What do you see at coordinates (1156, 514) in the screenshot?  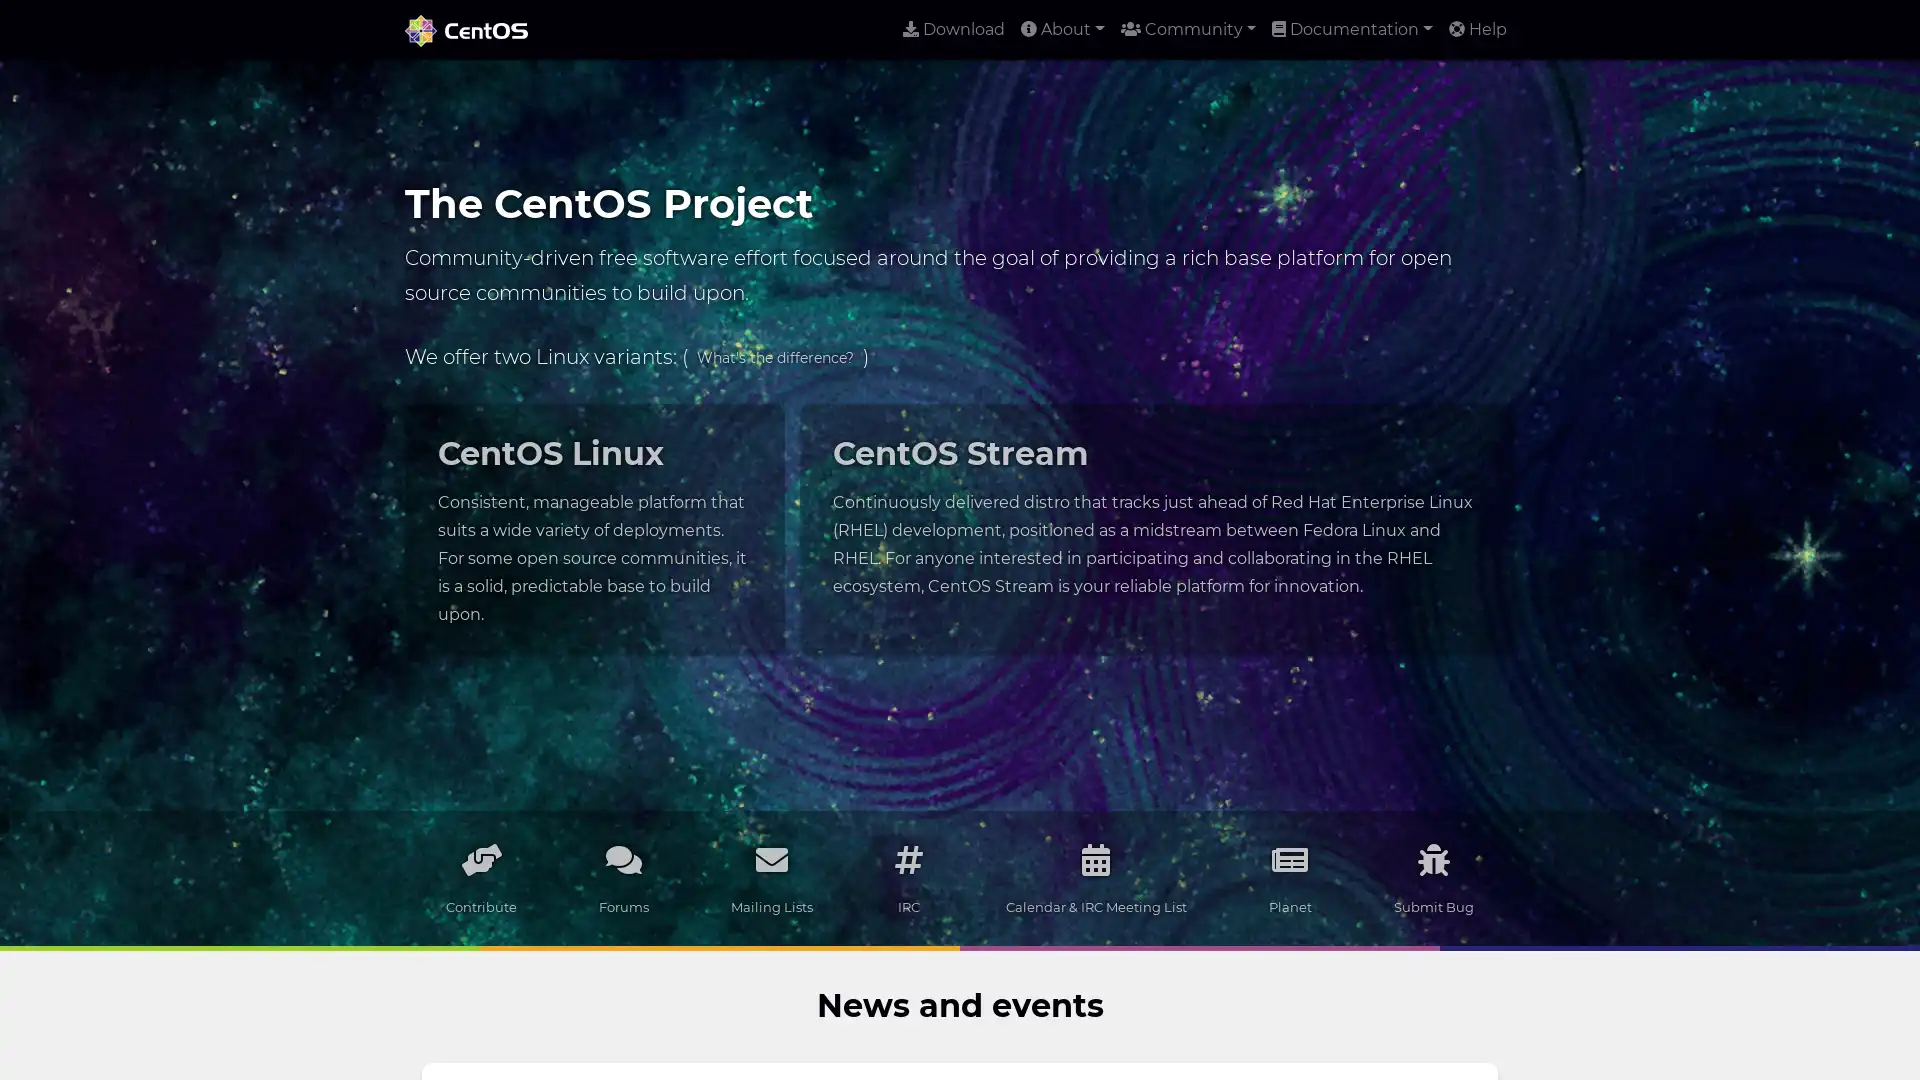 I see `CentOS Stream Continuously delivered distro that tracks just ahead of Red Hat Enterprise Linux (RHEL) development, positioned as a midstream between Fedora Linux and RHEL. For anyone interested in participating and collaborating in the RHEL ecosystem, CentOS Stream is your reliable platform for innovation.` at bounding box center [1156, 514].